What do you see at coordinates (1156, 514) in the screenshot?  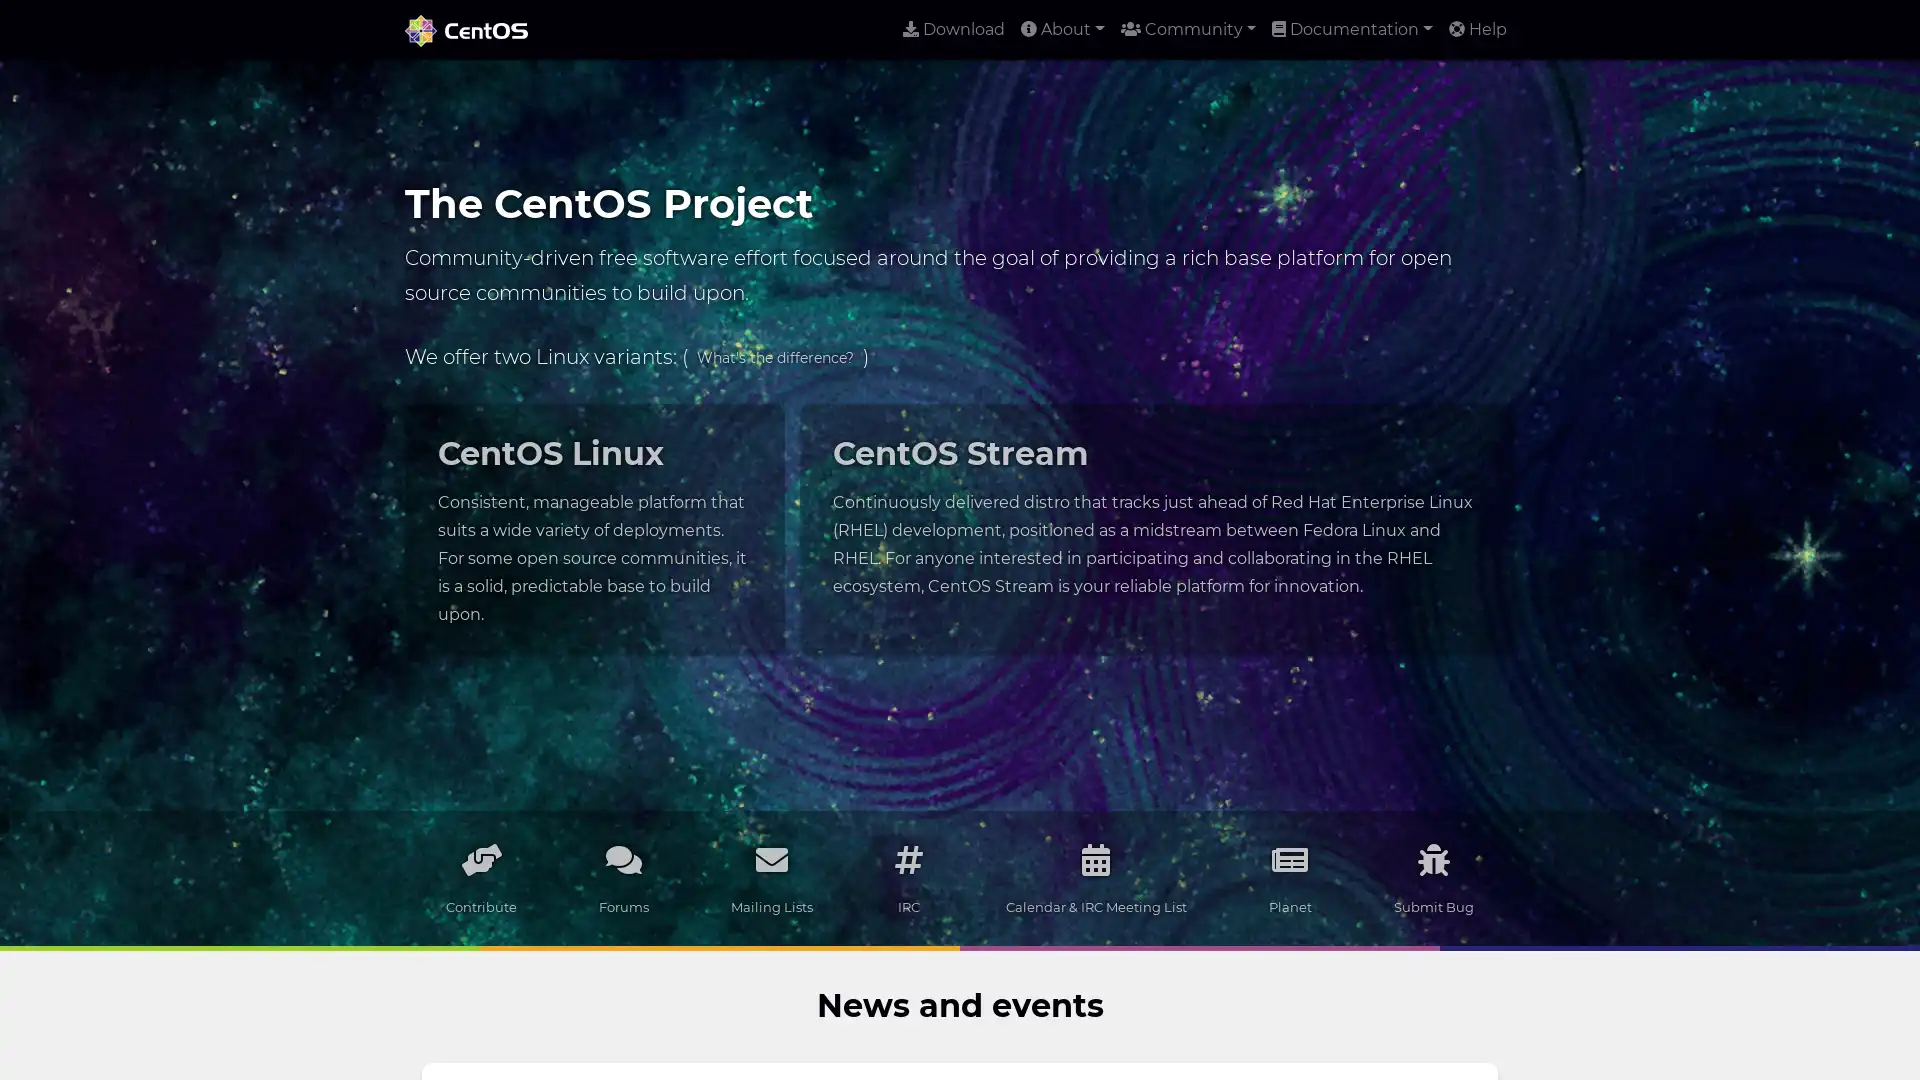 I see `CentOS Stream Continuously delivered distro that tracks just ahead of Red Hat Enterprise Linux (RHEL) development, positioned as a midstream between Fedora Linux and RHEL. For anyone interested in participating and collaborating in the RHEL ecosystem, CentOS Stream is your reliable platform for innovation.` at bounding box center [1156, 514].